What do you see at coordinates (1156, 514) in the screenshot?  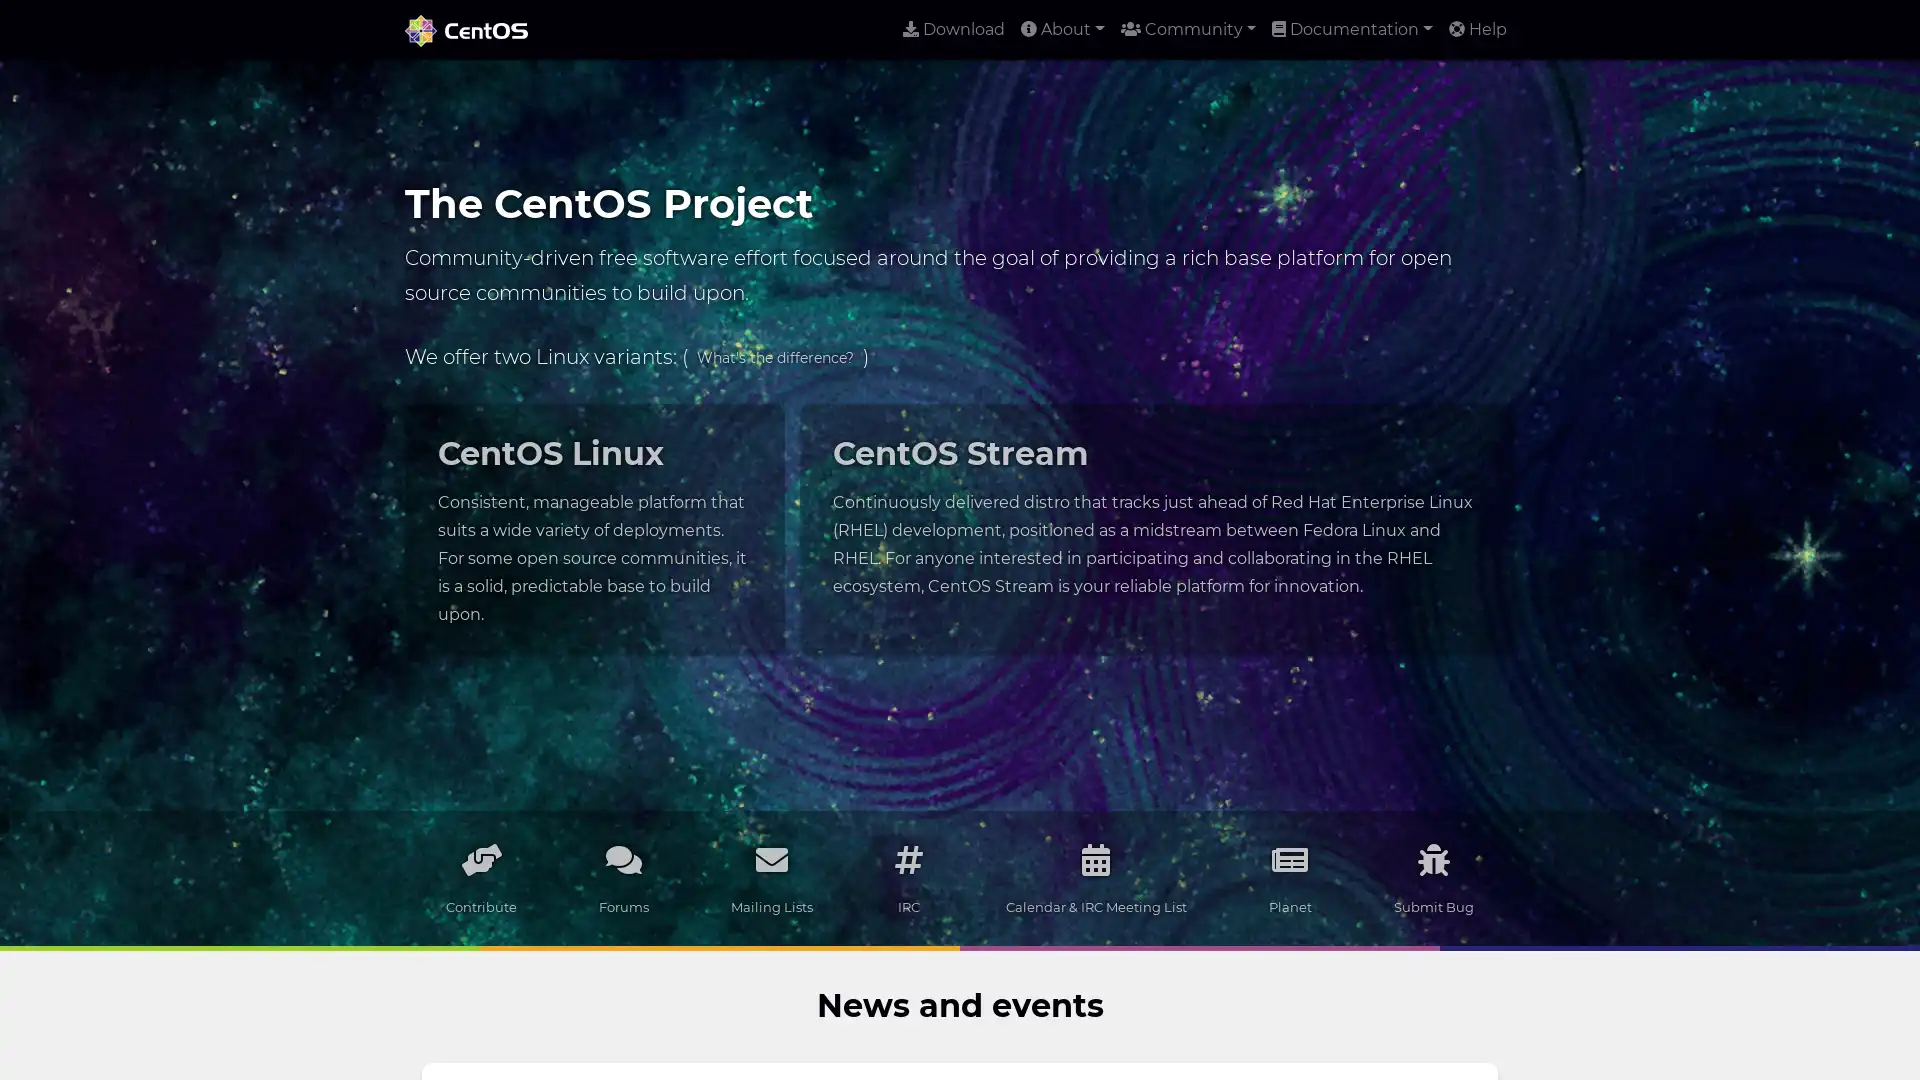 I see `CentOS Stream Continuously delivered distro that tracks just ahead of Red Hat Enterprise Linux (RHEL) development, positioned as a midstream between Fedora Linux and RHEL. For anyone interested in participating and collaborating in the RHEL ecosystem, CentOS Stream is your reliable platform for innovation.` at bounding box center [1156, 514].